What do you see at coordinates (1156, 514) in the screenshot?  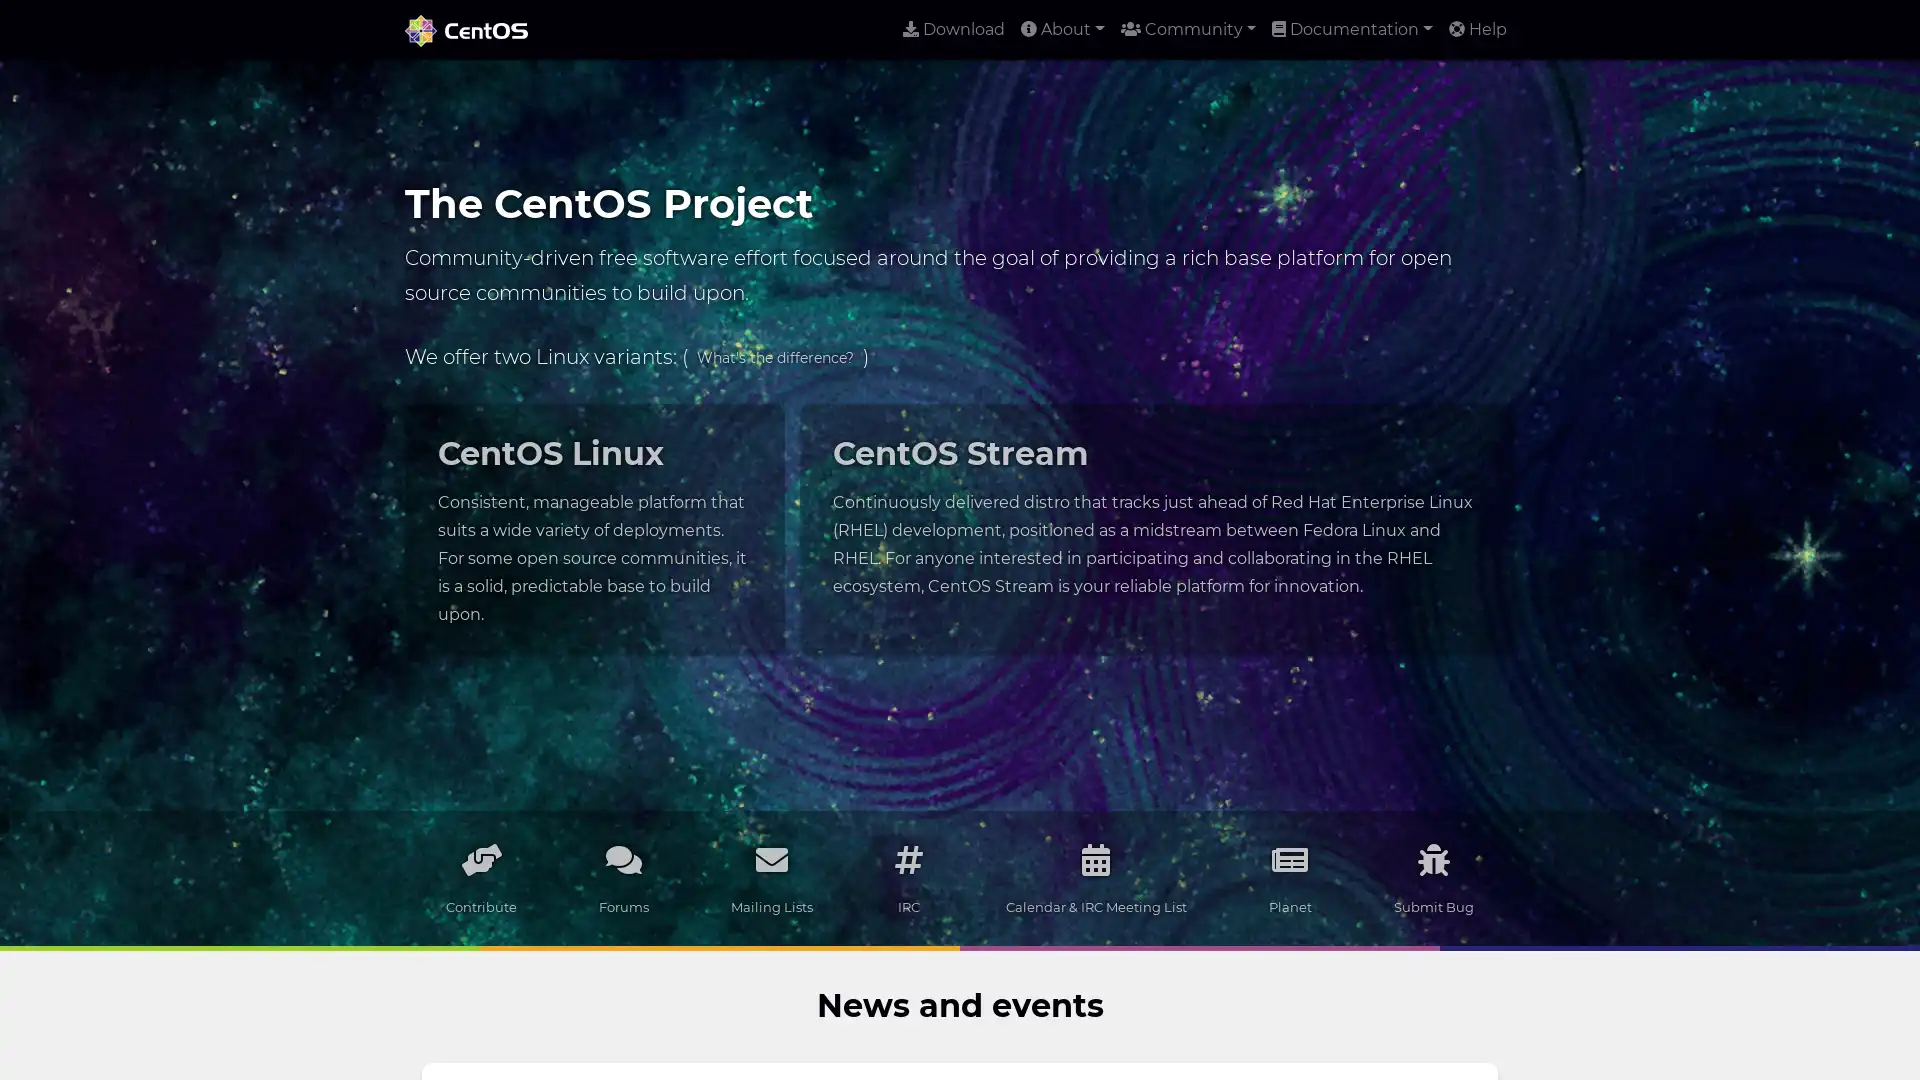 I see `CentOS Stream Continuously delivered distro that tracks just ahead of Red Hat Enterprise Linux (RHEL) development, positioned as a midstream between Fedora Linux and RHEL. For anyone interested in participating and collaborating in the RHEL ecosystem, CentOS Stream is your reliable platform for innovation.` at bounding box center [1156, 514].